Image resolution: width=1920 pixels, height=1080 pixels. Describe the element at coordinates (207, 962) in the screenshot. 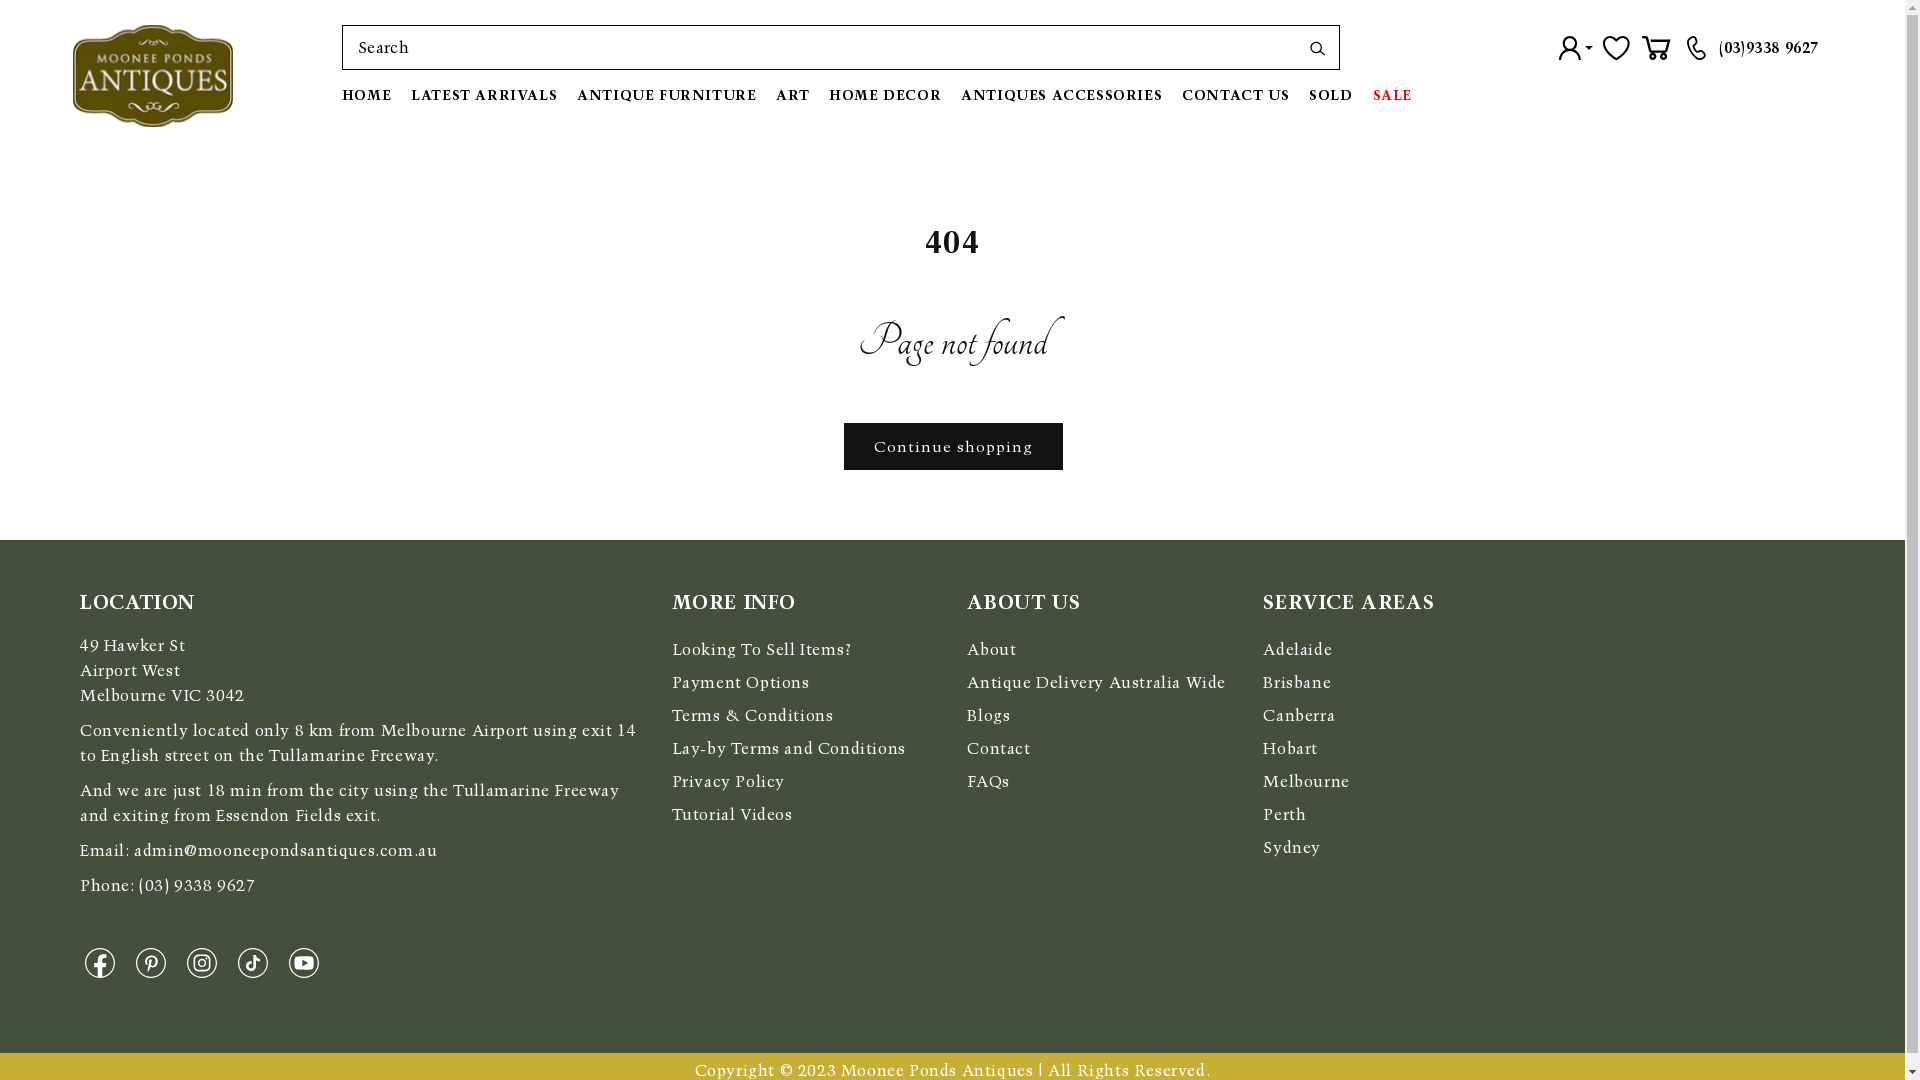

I see `'Instagram'` at that location.